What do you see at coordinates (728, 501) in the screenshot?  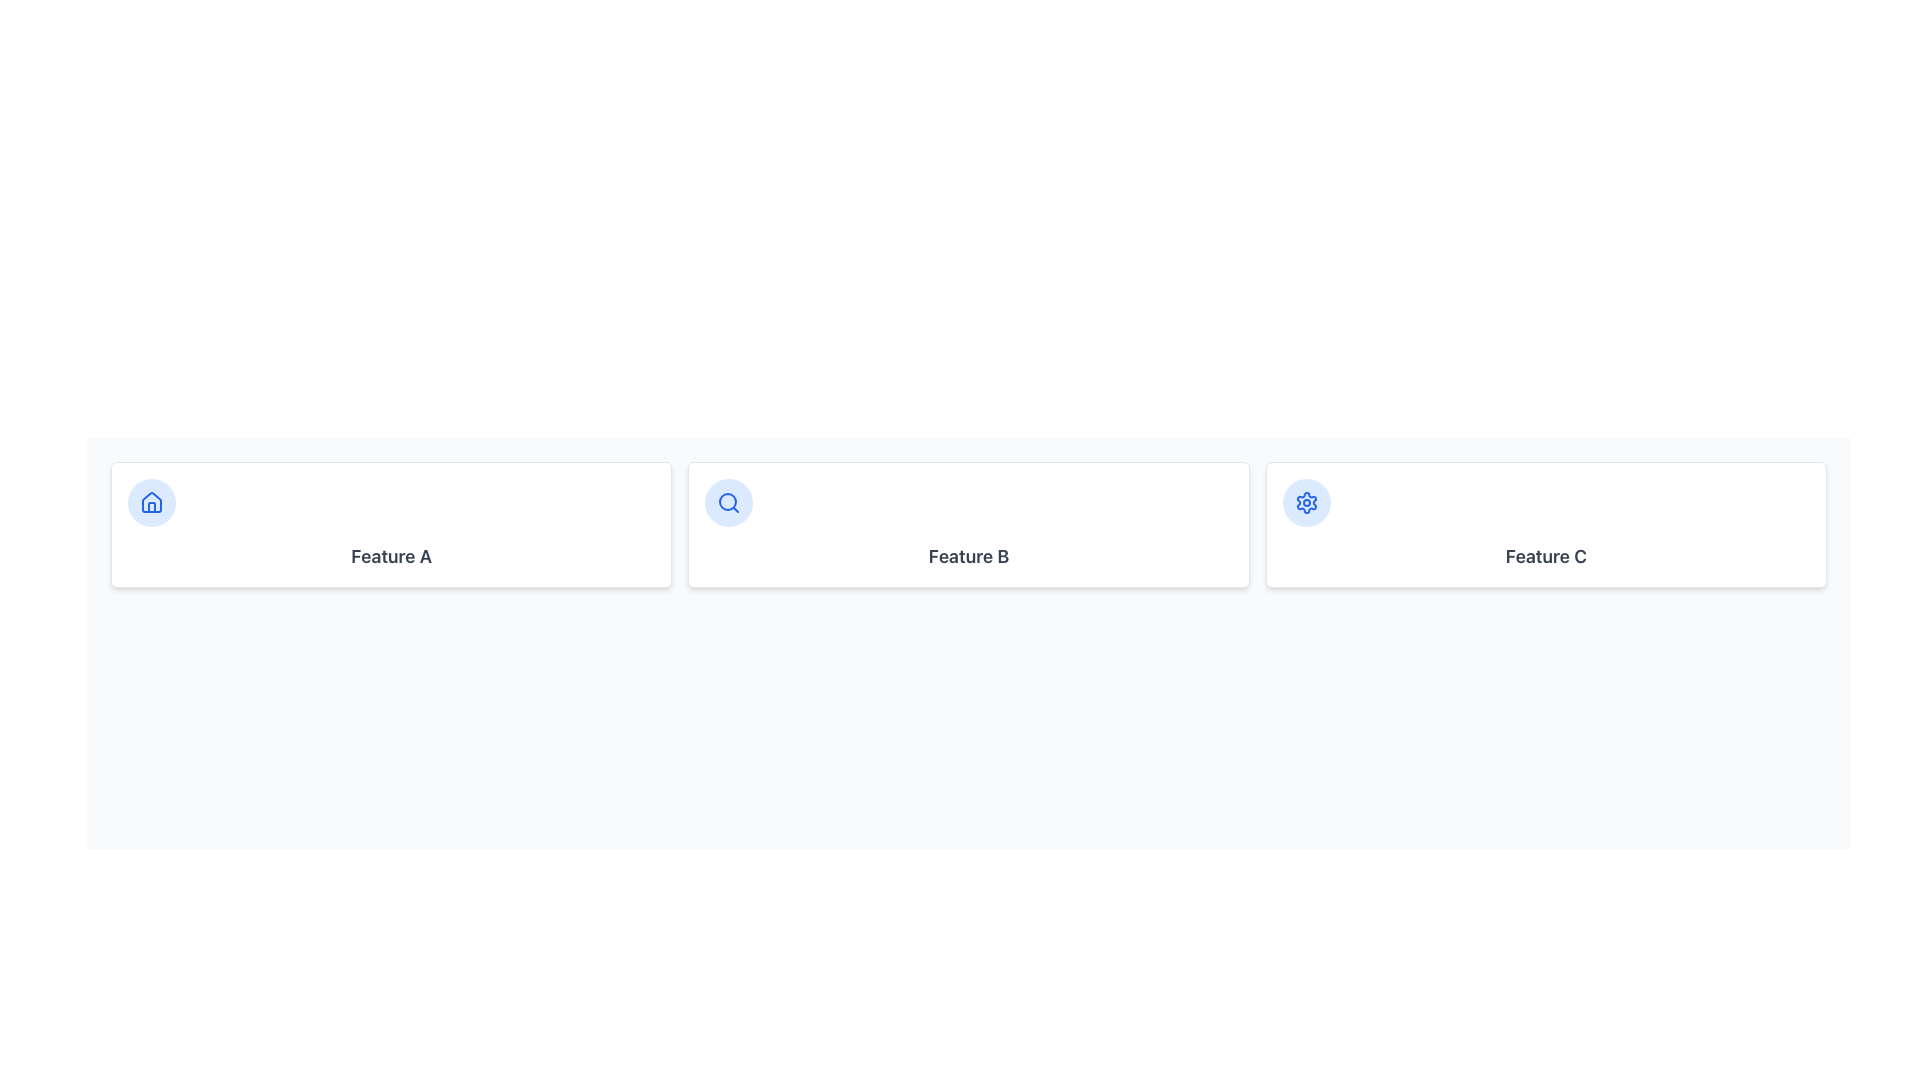 I see `the circular icon with a magnifying glass located at the top center of the 'Feature B' card` at bounding box center [728, 501].